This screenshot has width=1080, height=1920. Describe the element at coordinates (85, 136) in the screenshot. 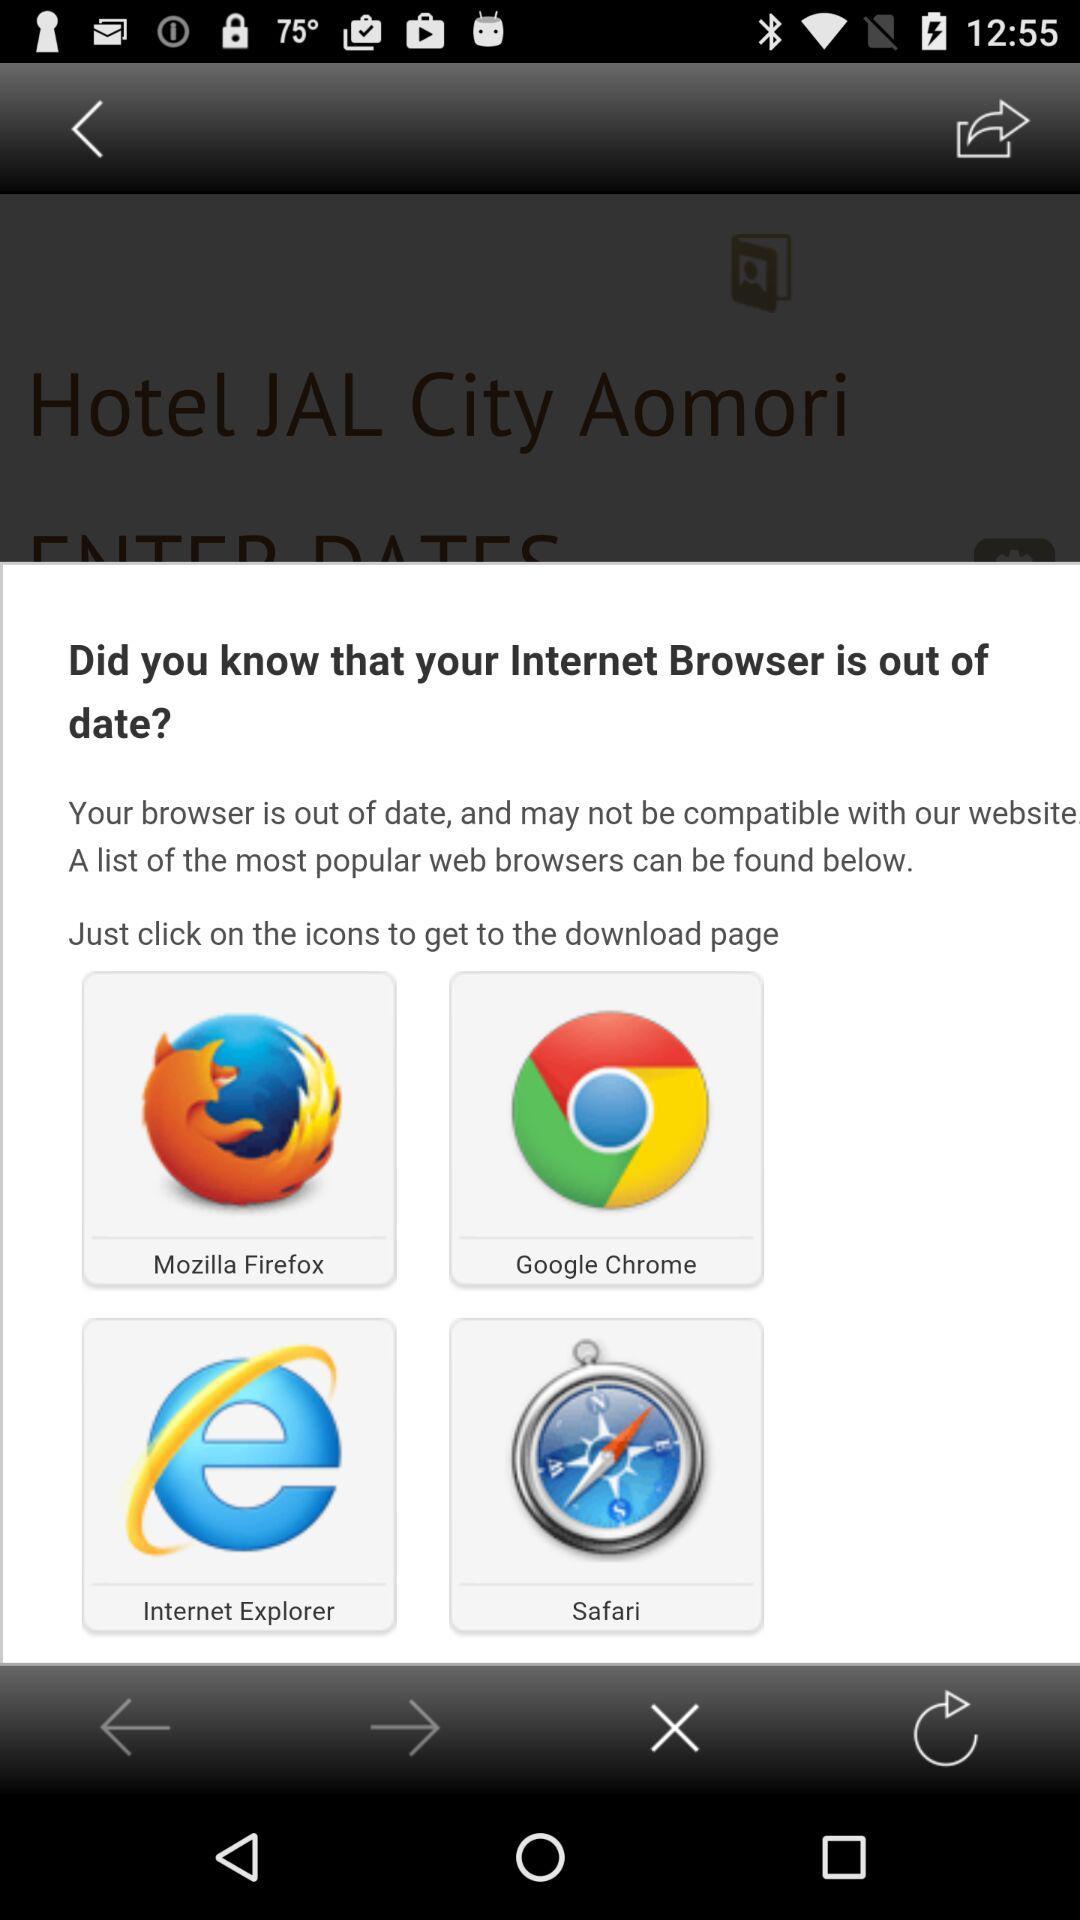

I see `the arrow_backward icon` at that location.